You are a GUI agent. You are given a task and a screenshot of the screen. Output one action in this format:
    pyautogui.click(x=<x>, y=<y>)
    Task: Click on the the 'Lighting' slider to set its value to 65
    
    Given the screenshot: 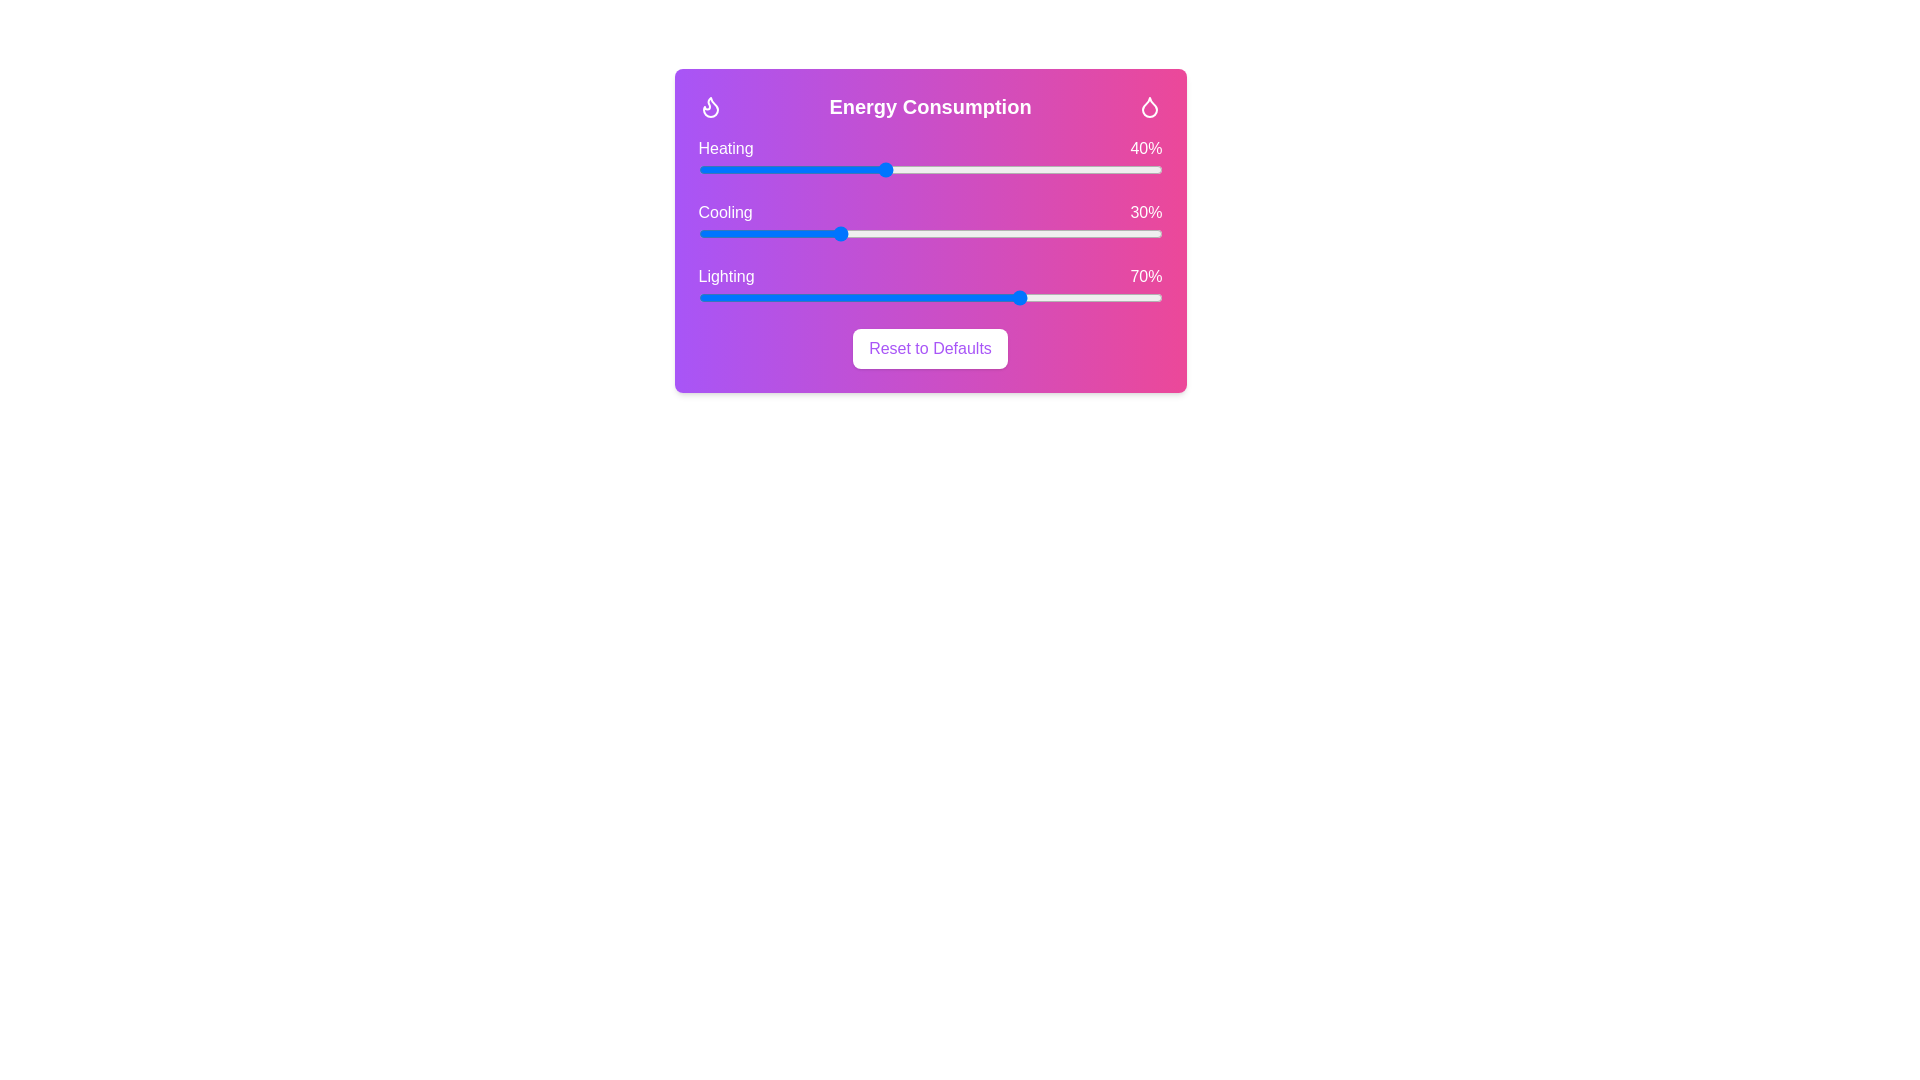 What is the action you would take?
    pyautogui.click(x=1000, y=297)
    